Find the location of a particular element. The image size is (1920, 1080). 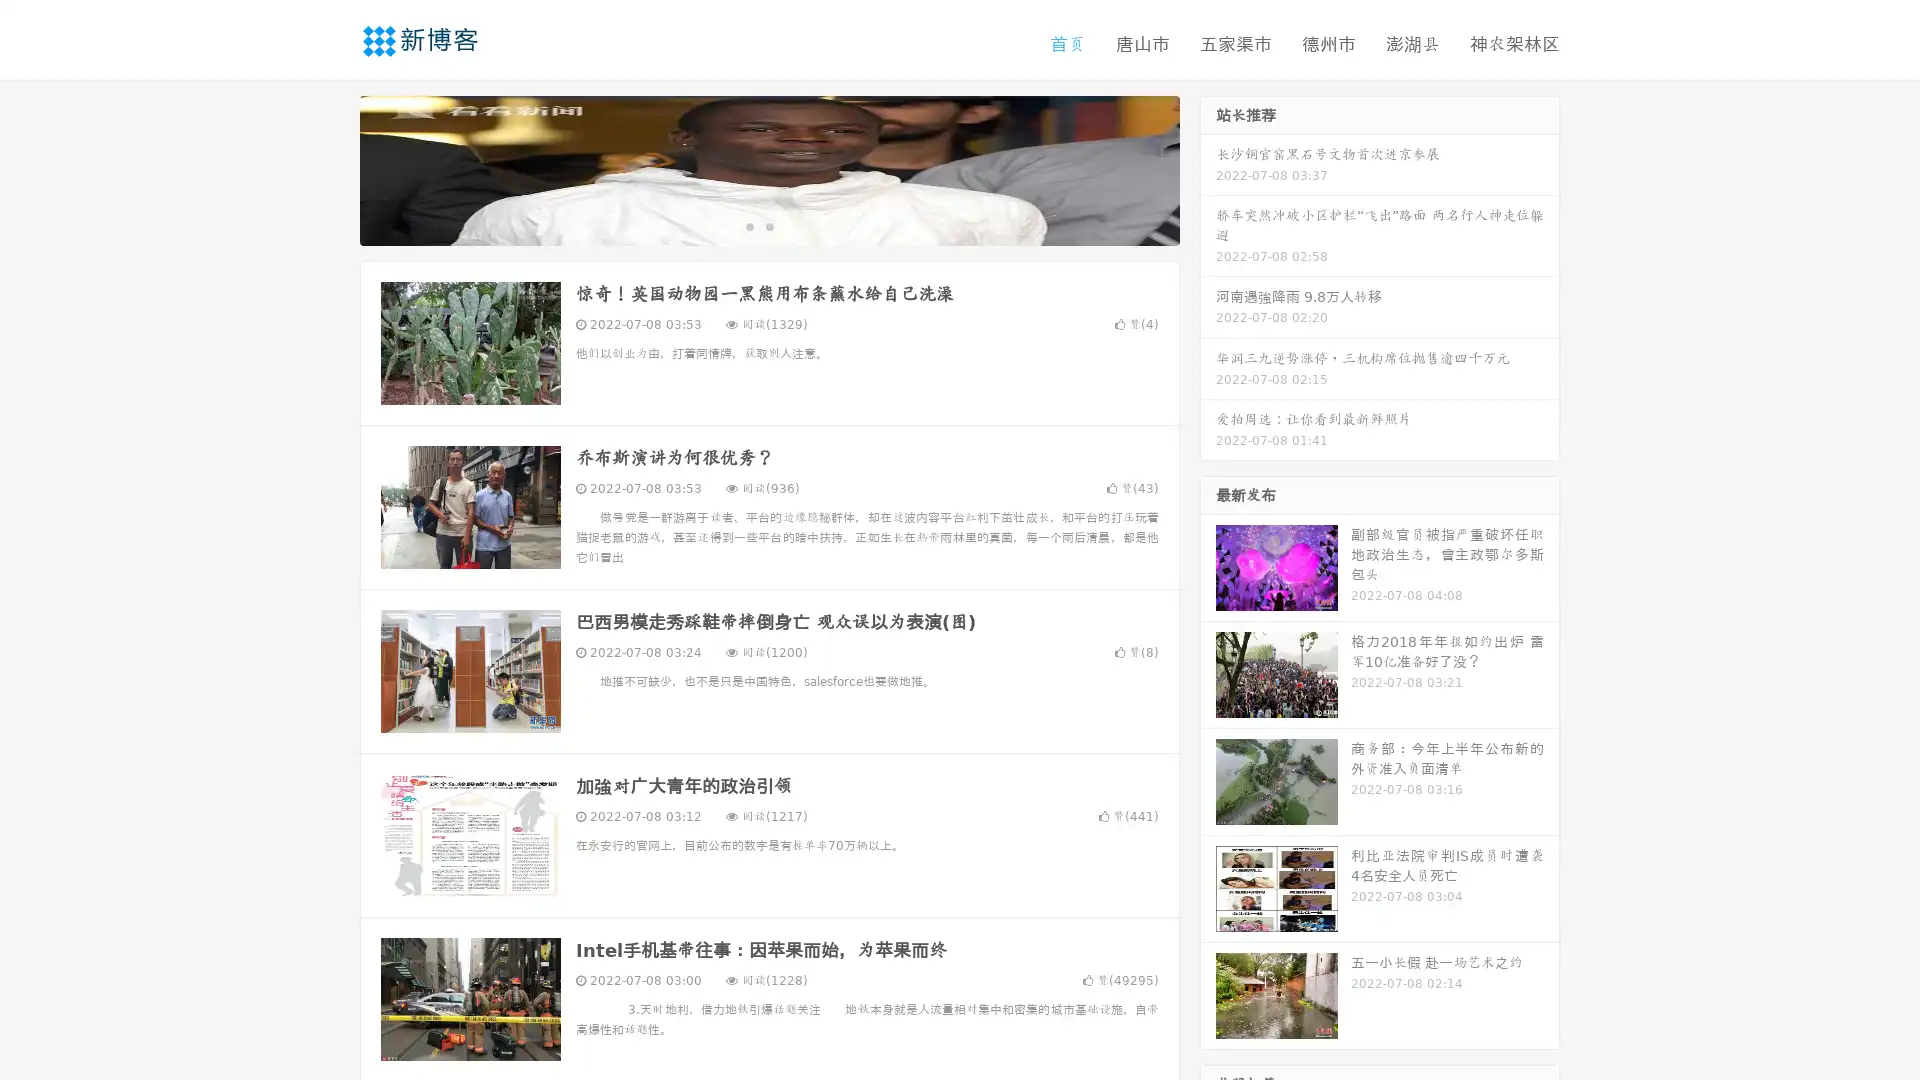

Previous slide is located at coordinates (330, 168).